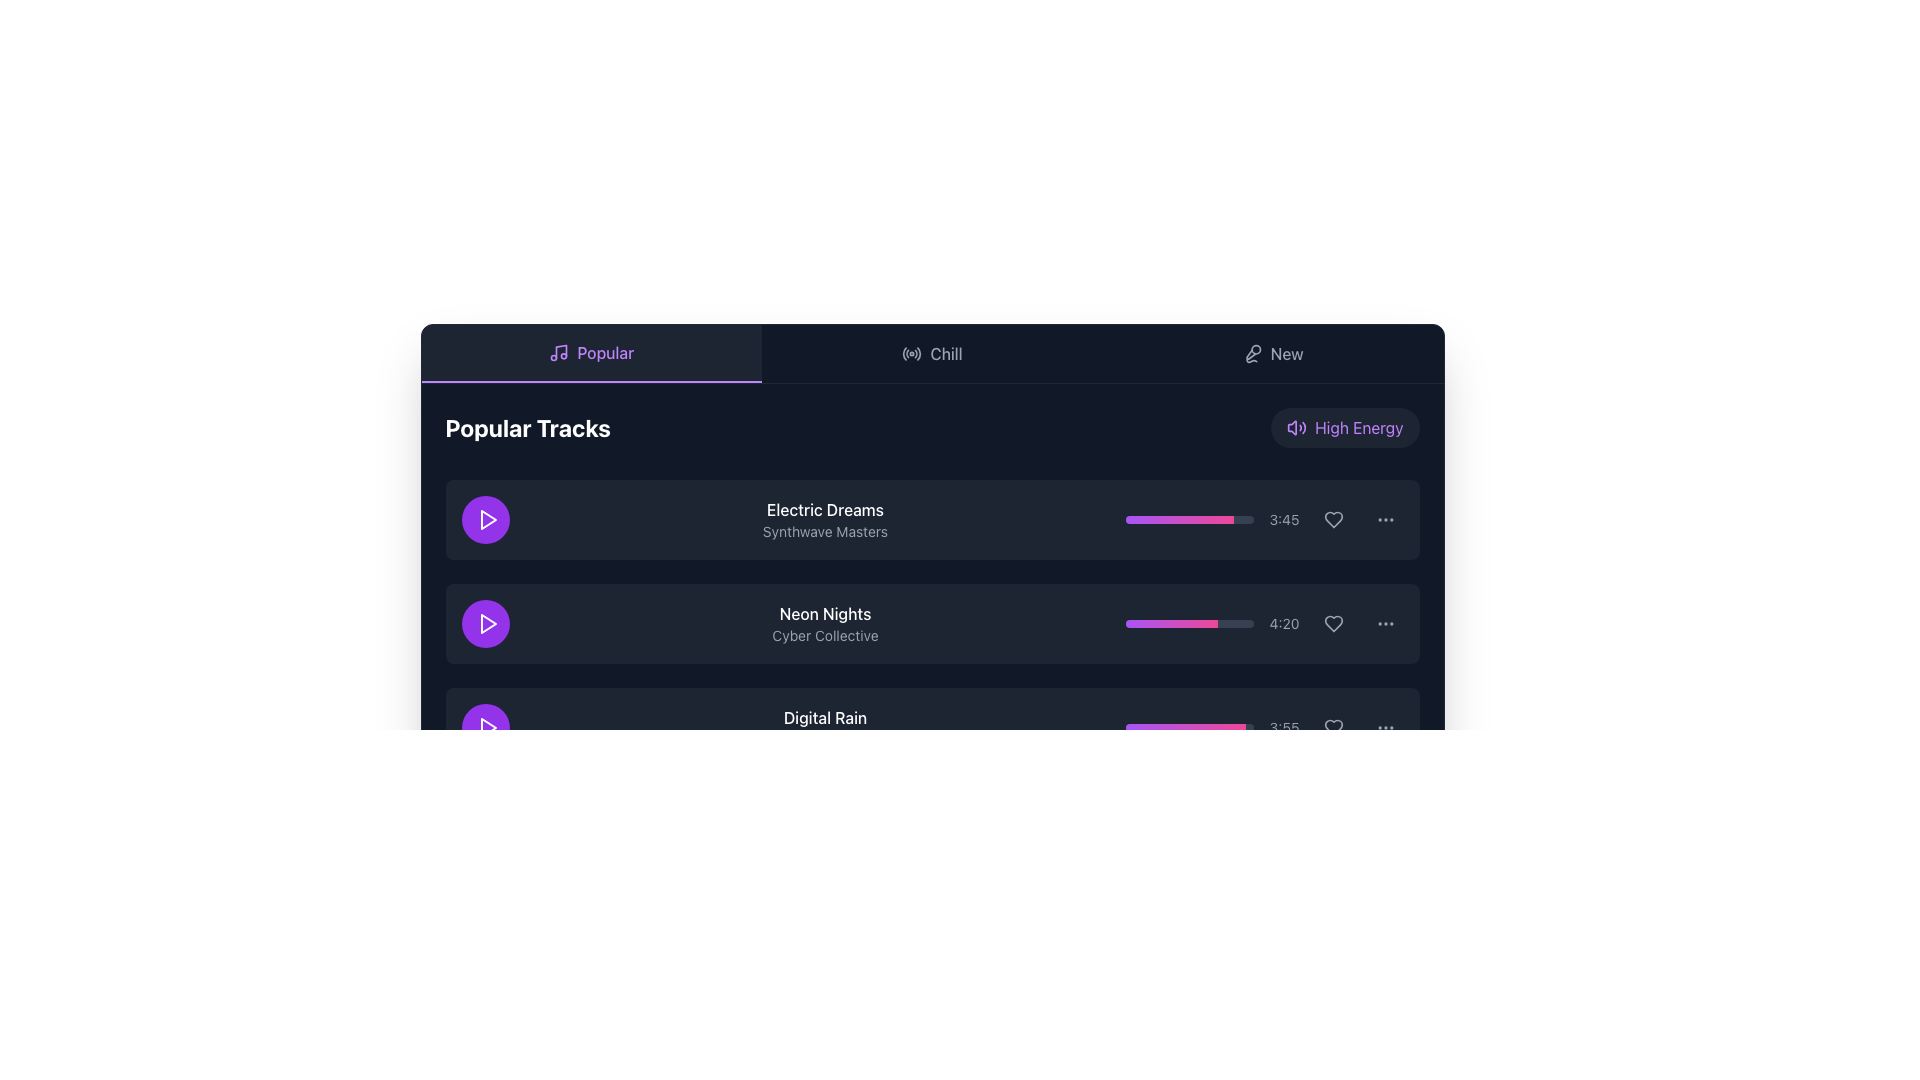 This screenshot has height=1080, width=1920. I want to click on the text label providing contextual information for the track 'Electric Dreams', located beneath the title in the first item of a vertical list, so click(825, 531).